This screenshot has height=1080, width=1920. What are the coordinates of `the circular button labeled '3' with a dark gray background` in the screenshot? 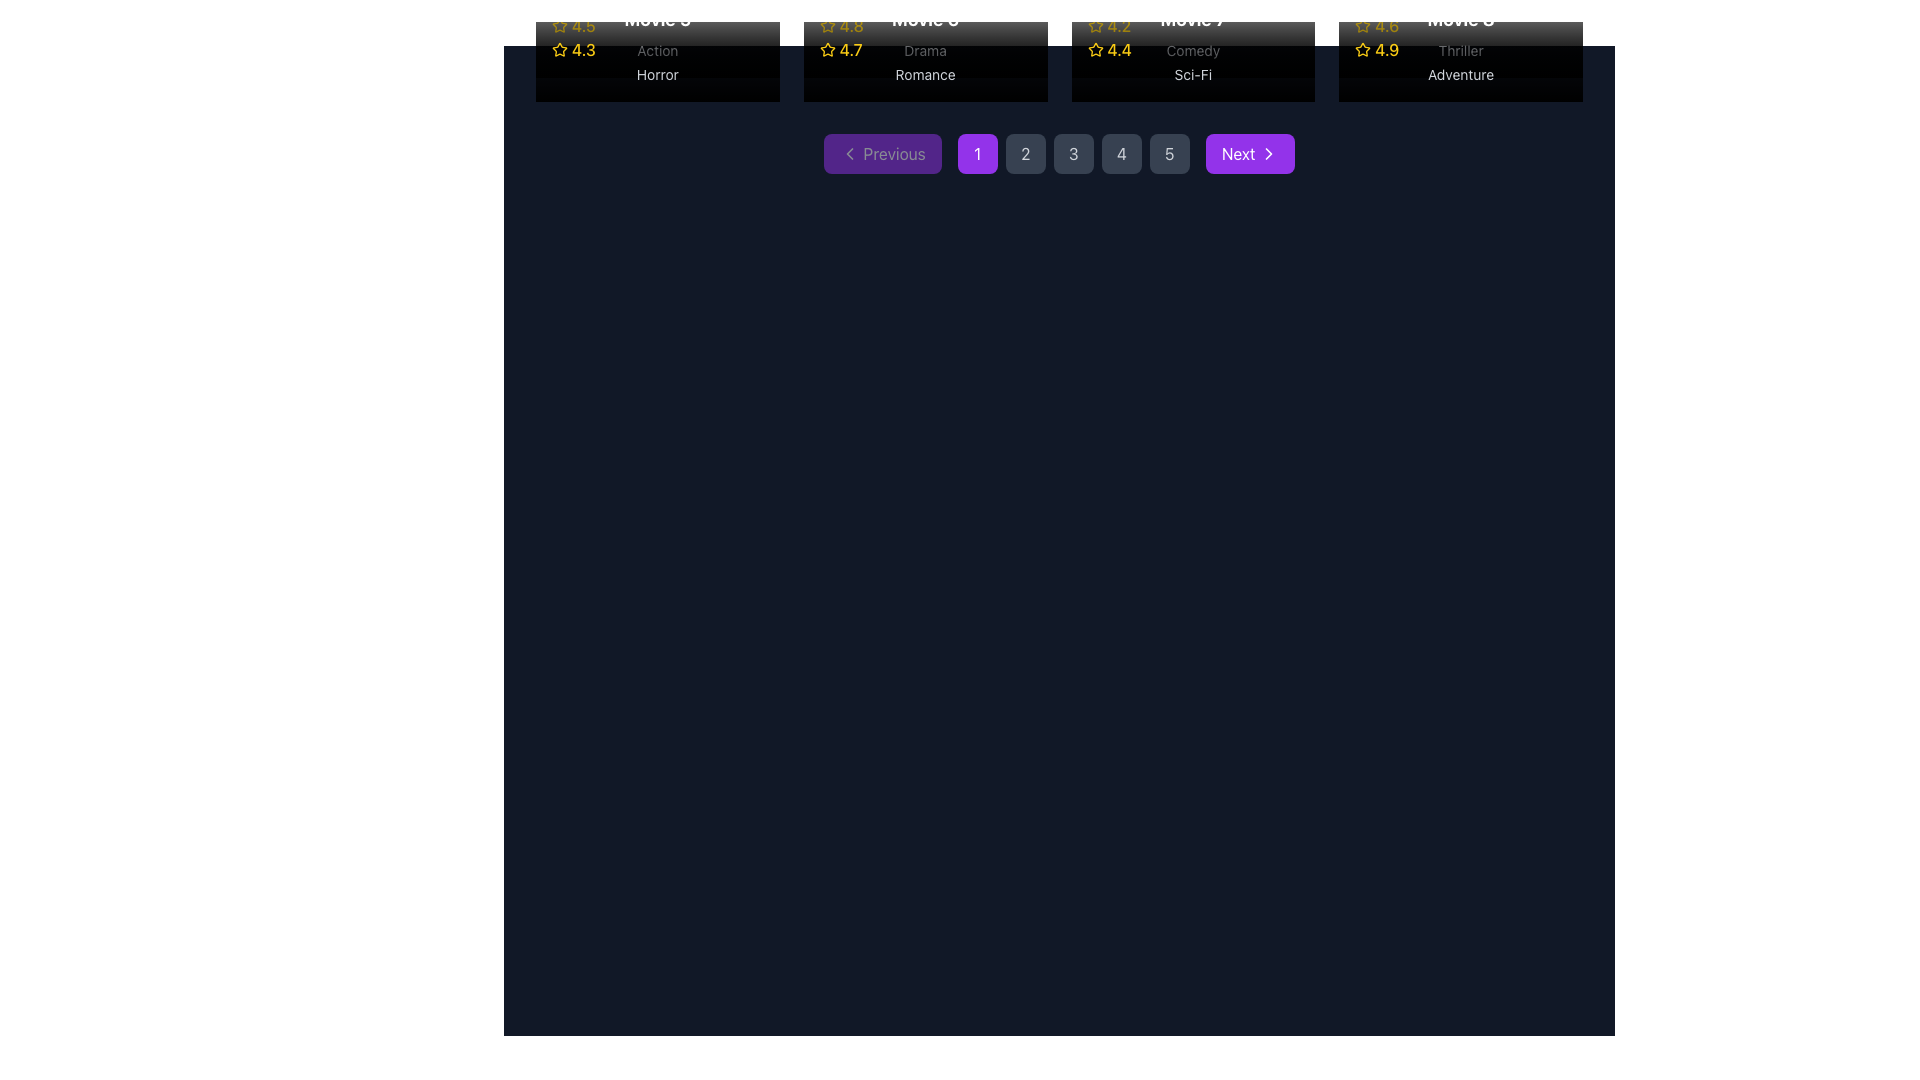 It's located at (1072, 153).